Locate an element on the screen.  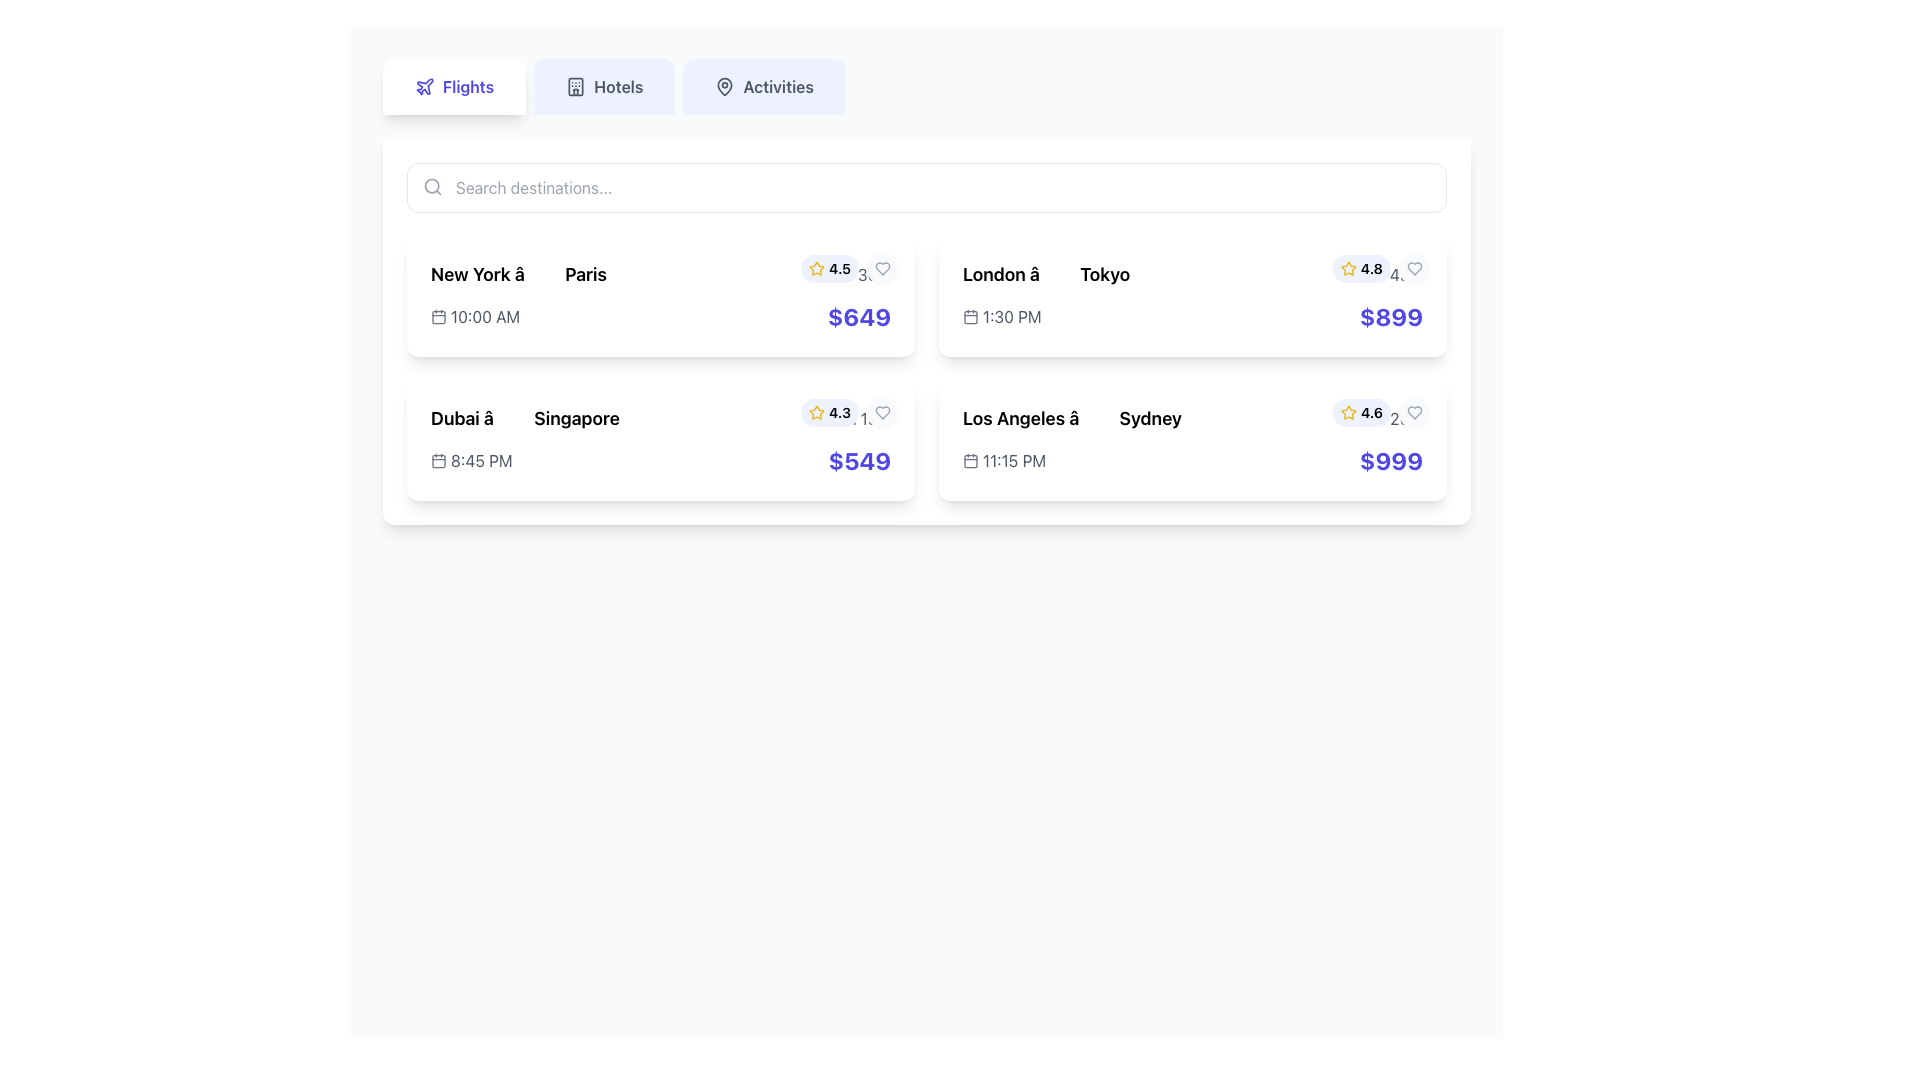
the clock icon is located at coordinates (823, 274).